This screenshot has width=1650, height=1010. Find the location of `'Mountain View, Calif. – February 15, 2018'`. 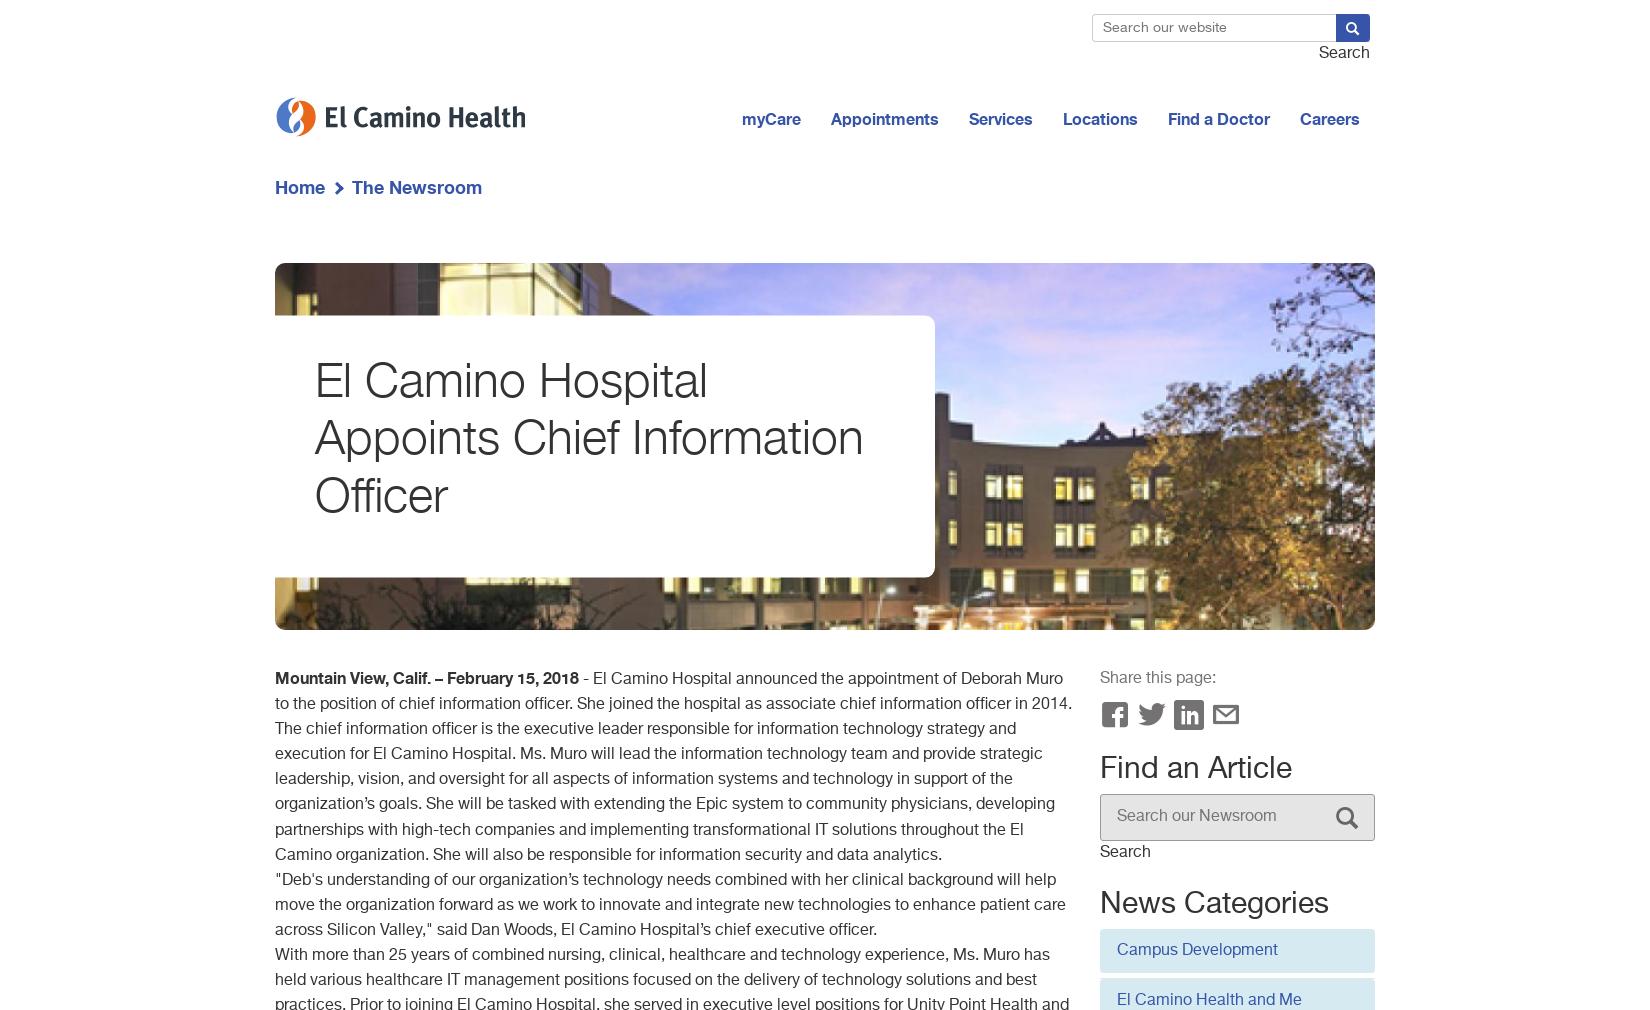

'Mountain View, Calif. – February 15, 2018' is located at coordinates (426, 675).